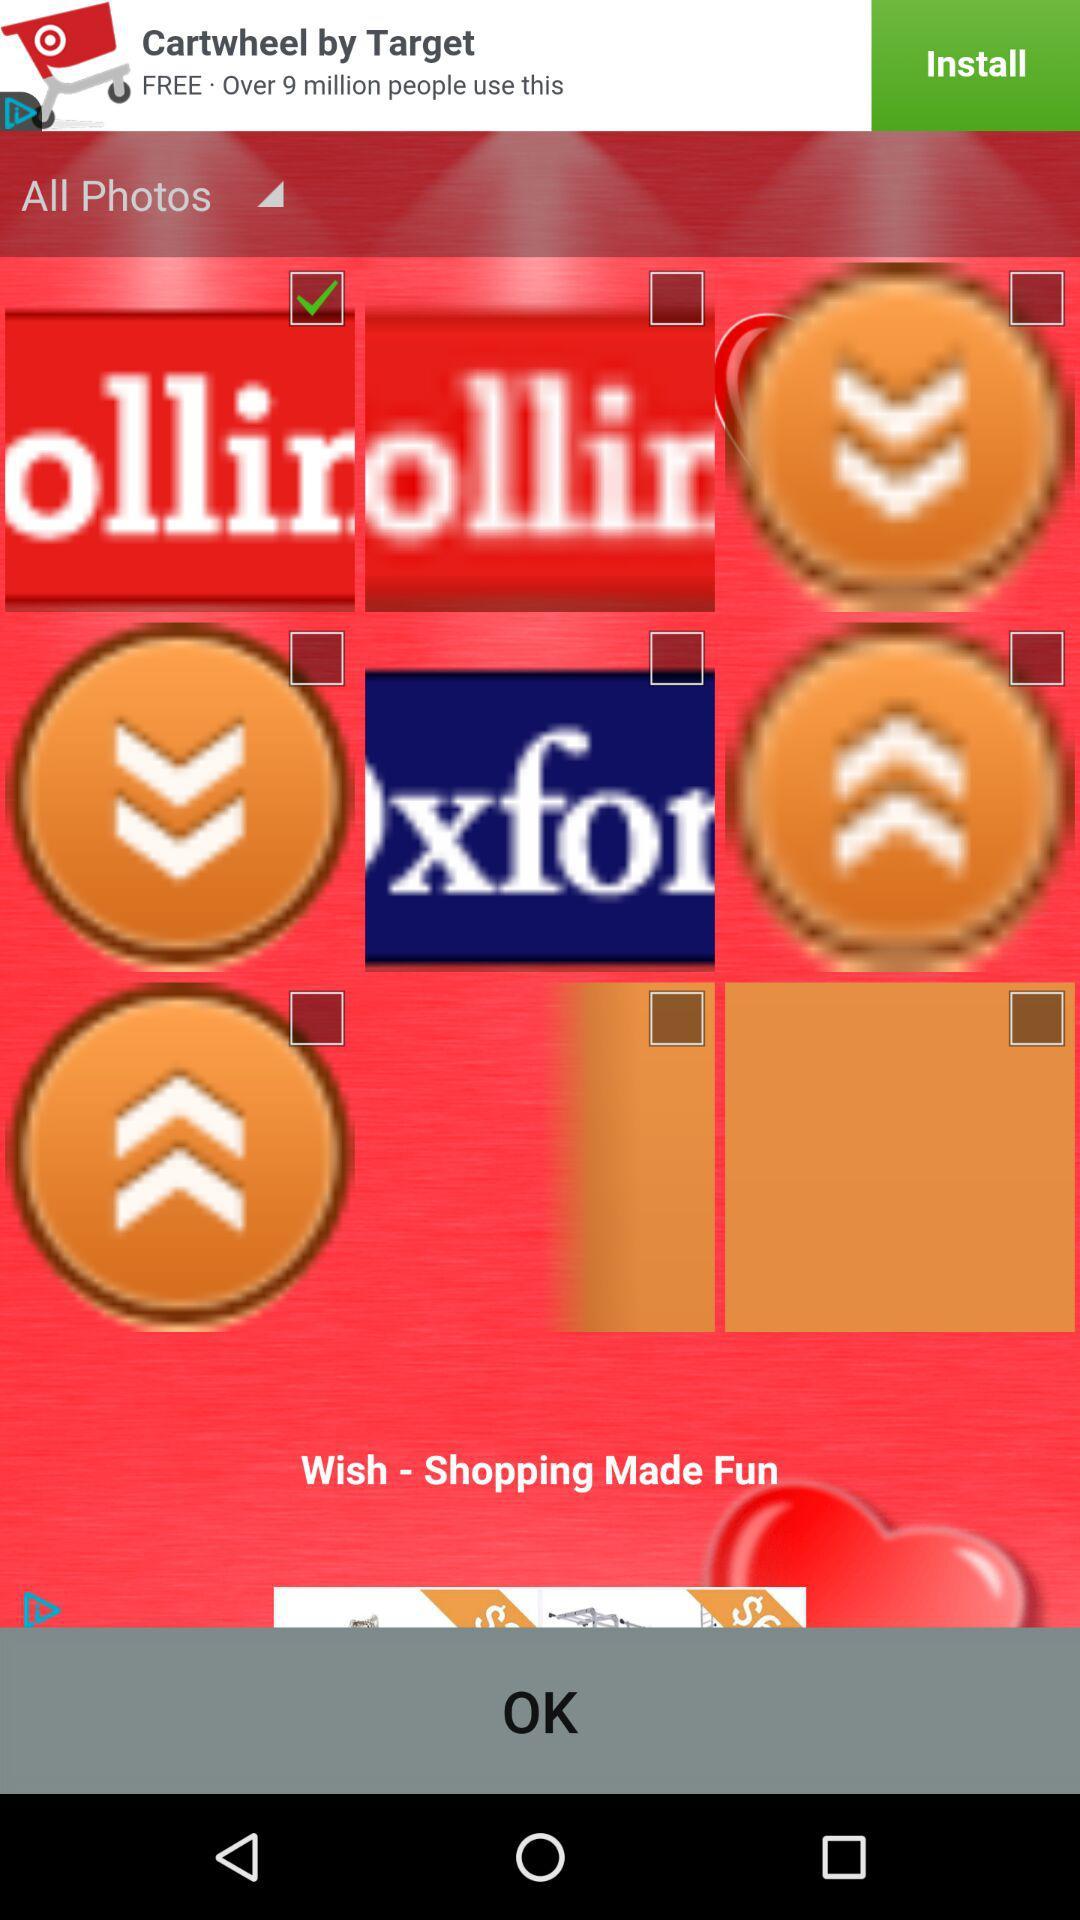 This screenshot has height=1920, width=1080. What do you see at coordinates (540, 65) in the screenshot?
I see `advertisement` at bounding box center [540, 65].